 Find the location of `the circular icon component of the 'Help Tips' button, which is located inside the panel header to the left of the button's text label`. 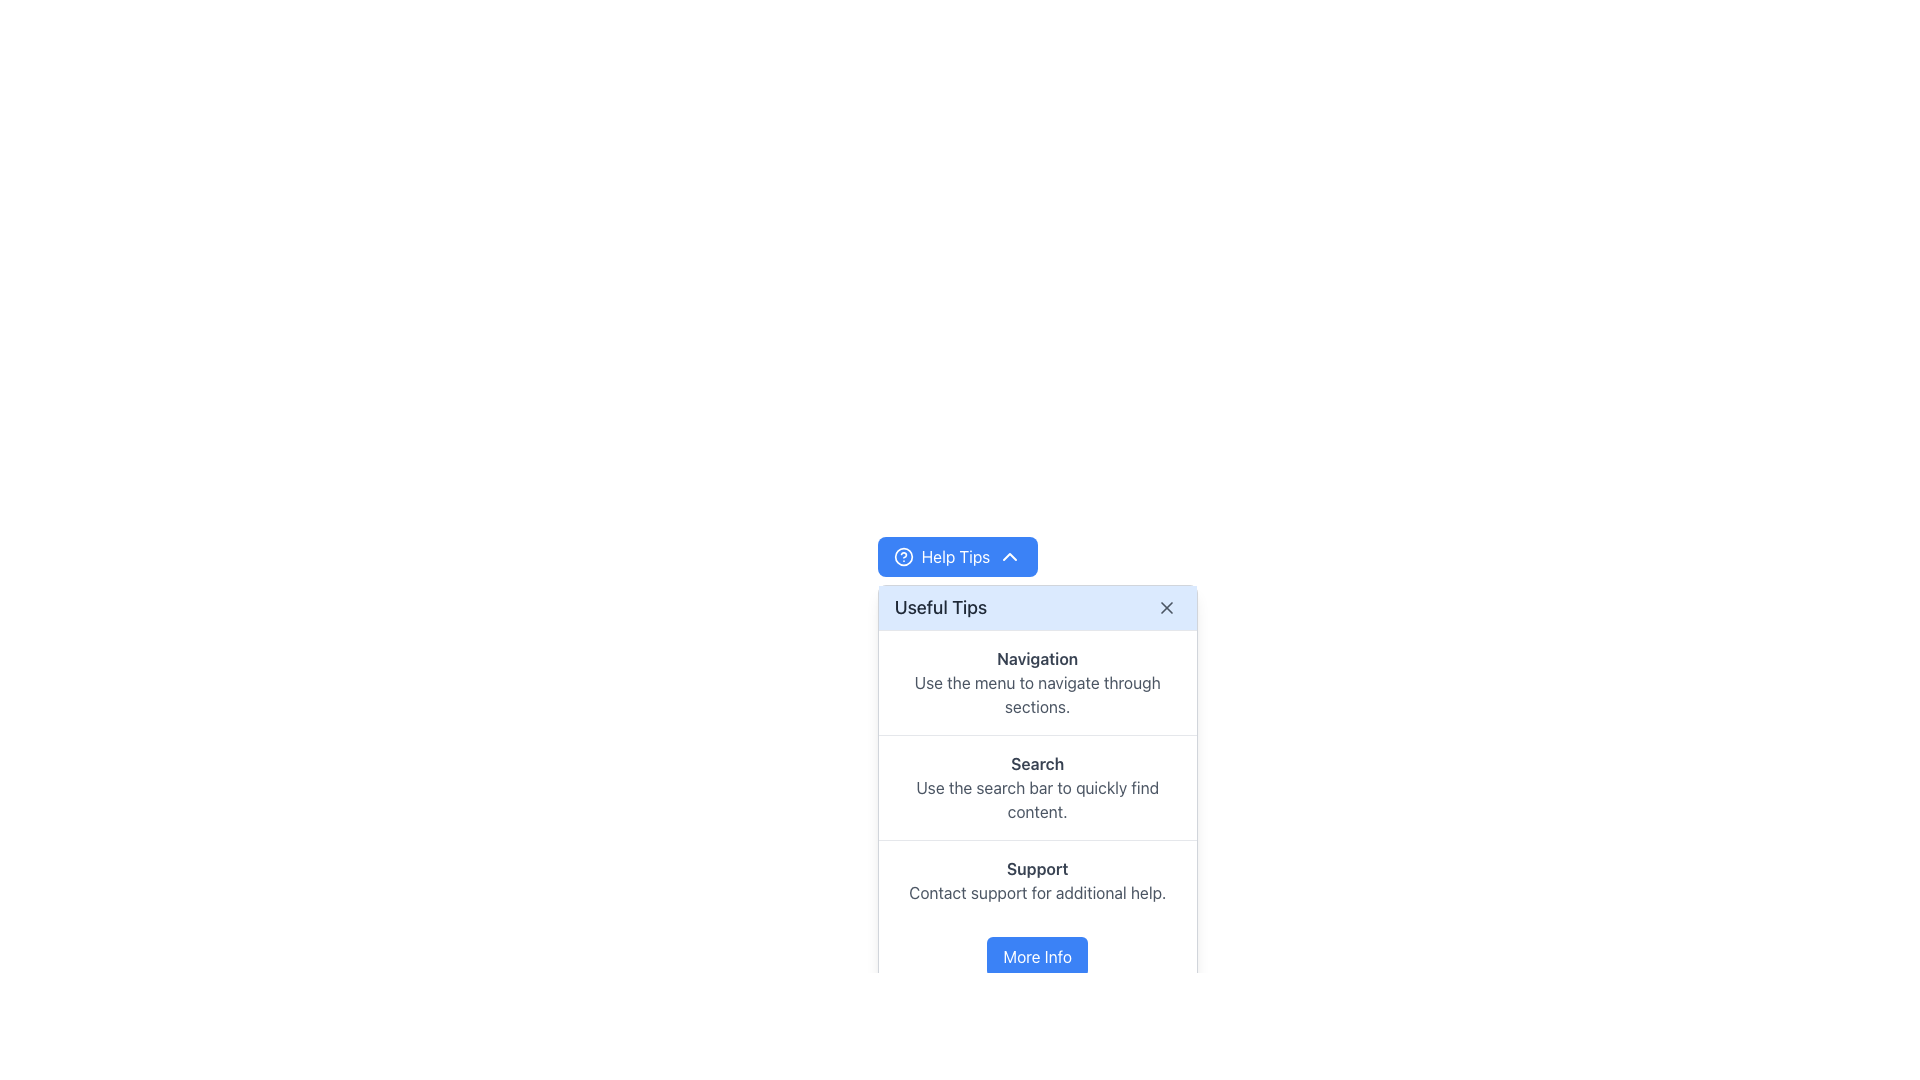

the circular icon component of the 'Help Tips' button, which is located inside the panel header to the left of the button's text label is located at coordinates (902, 556).